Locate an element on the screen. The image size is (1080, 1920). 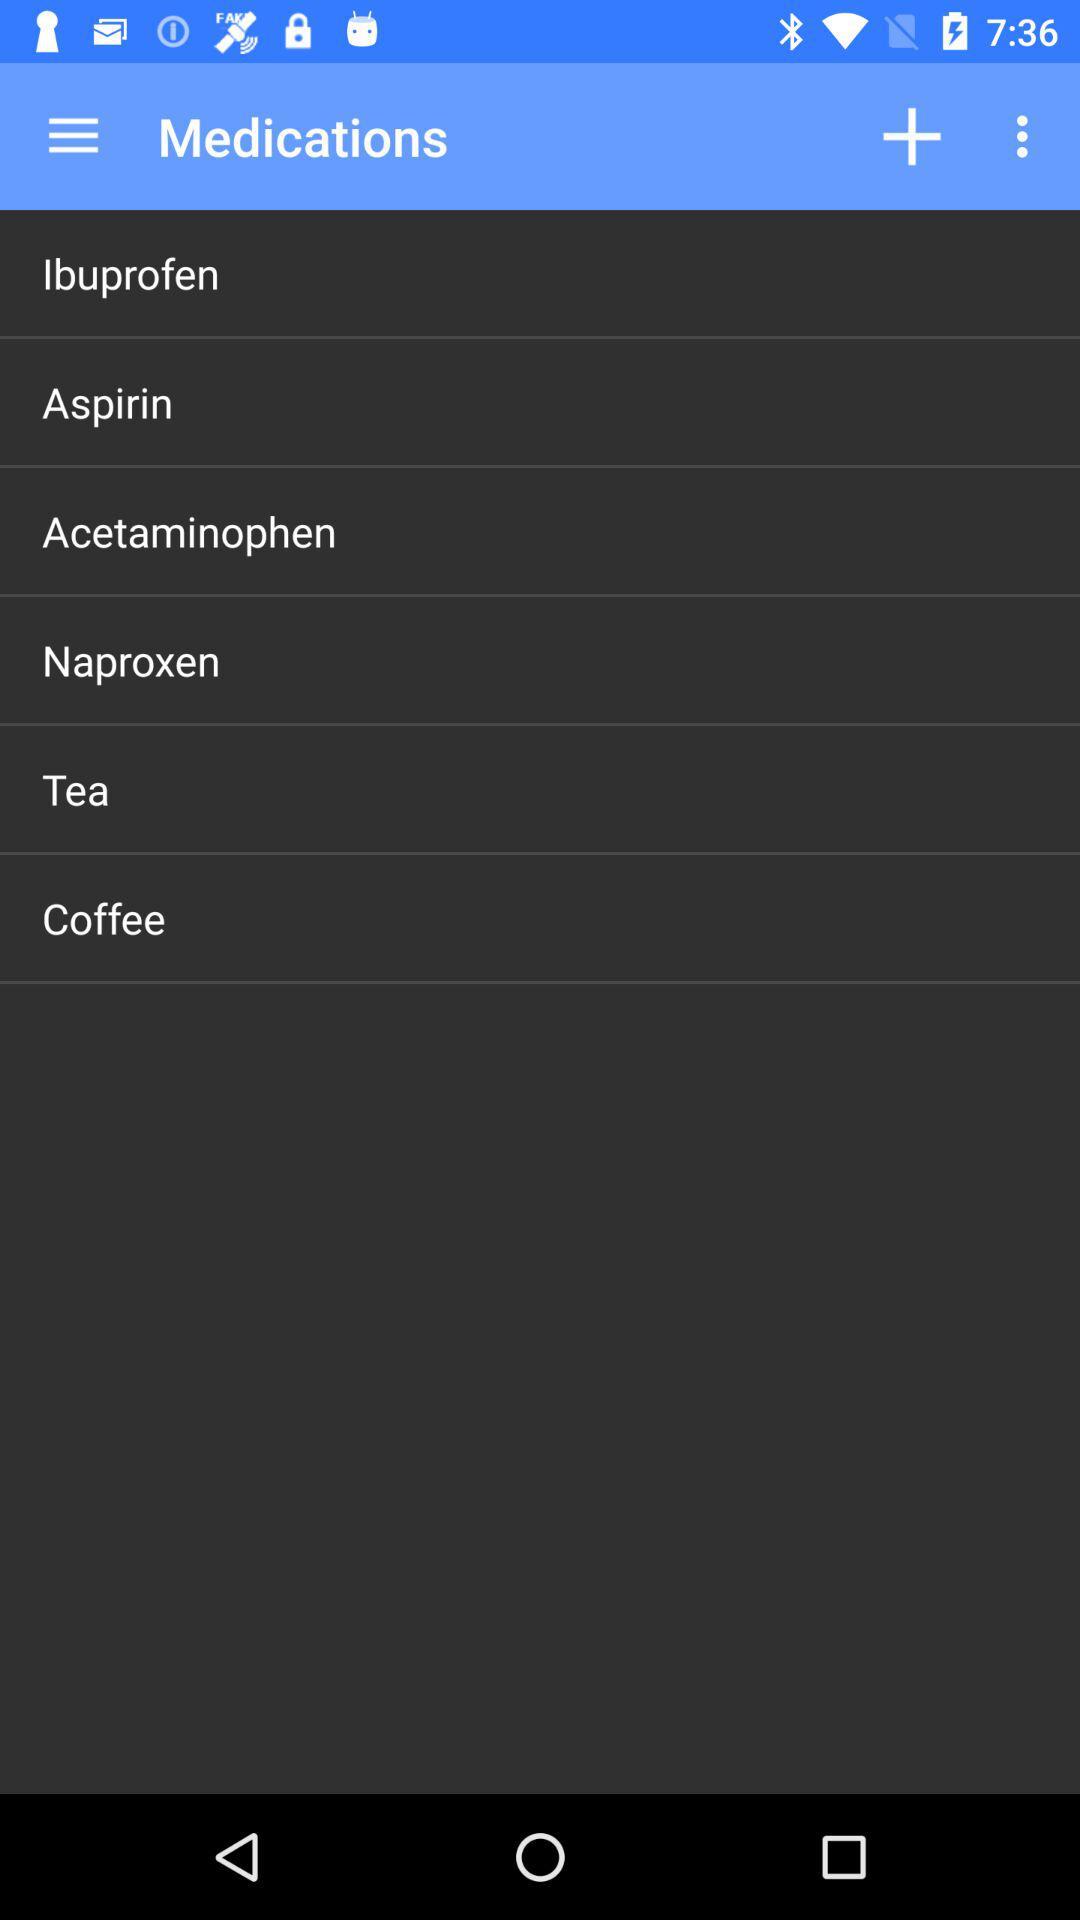
the naproxen is located at coordinates (131, 660).